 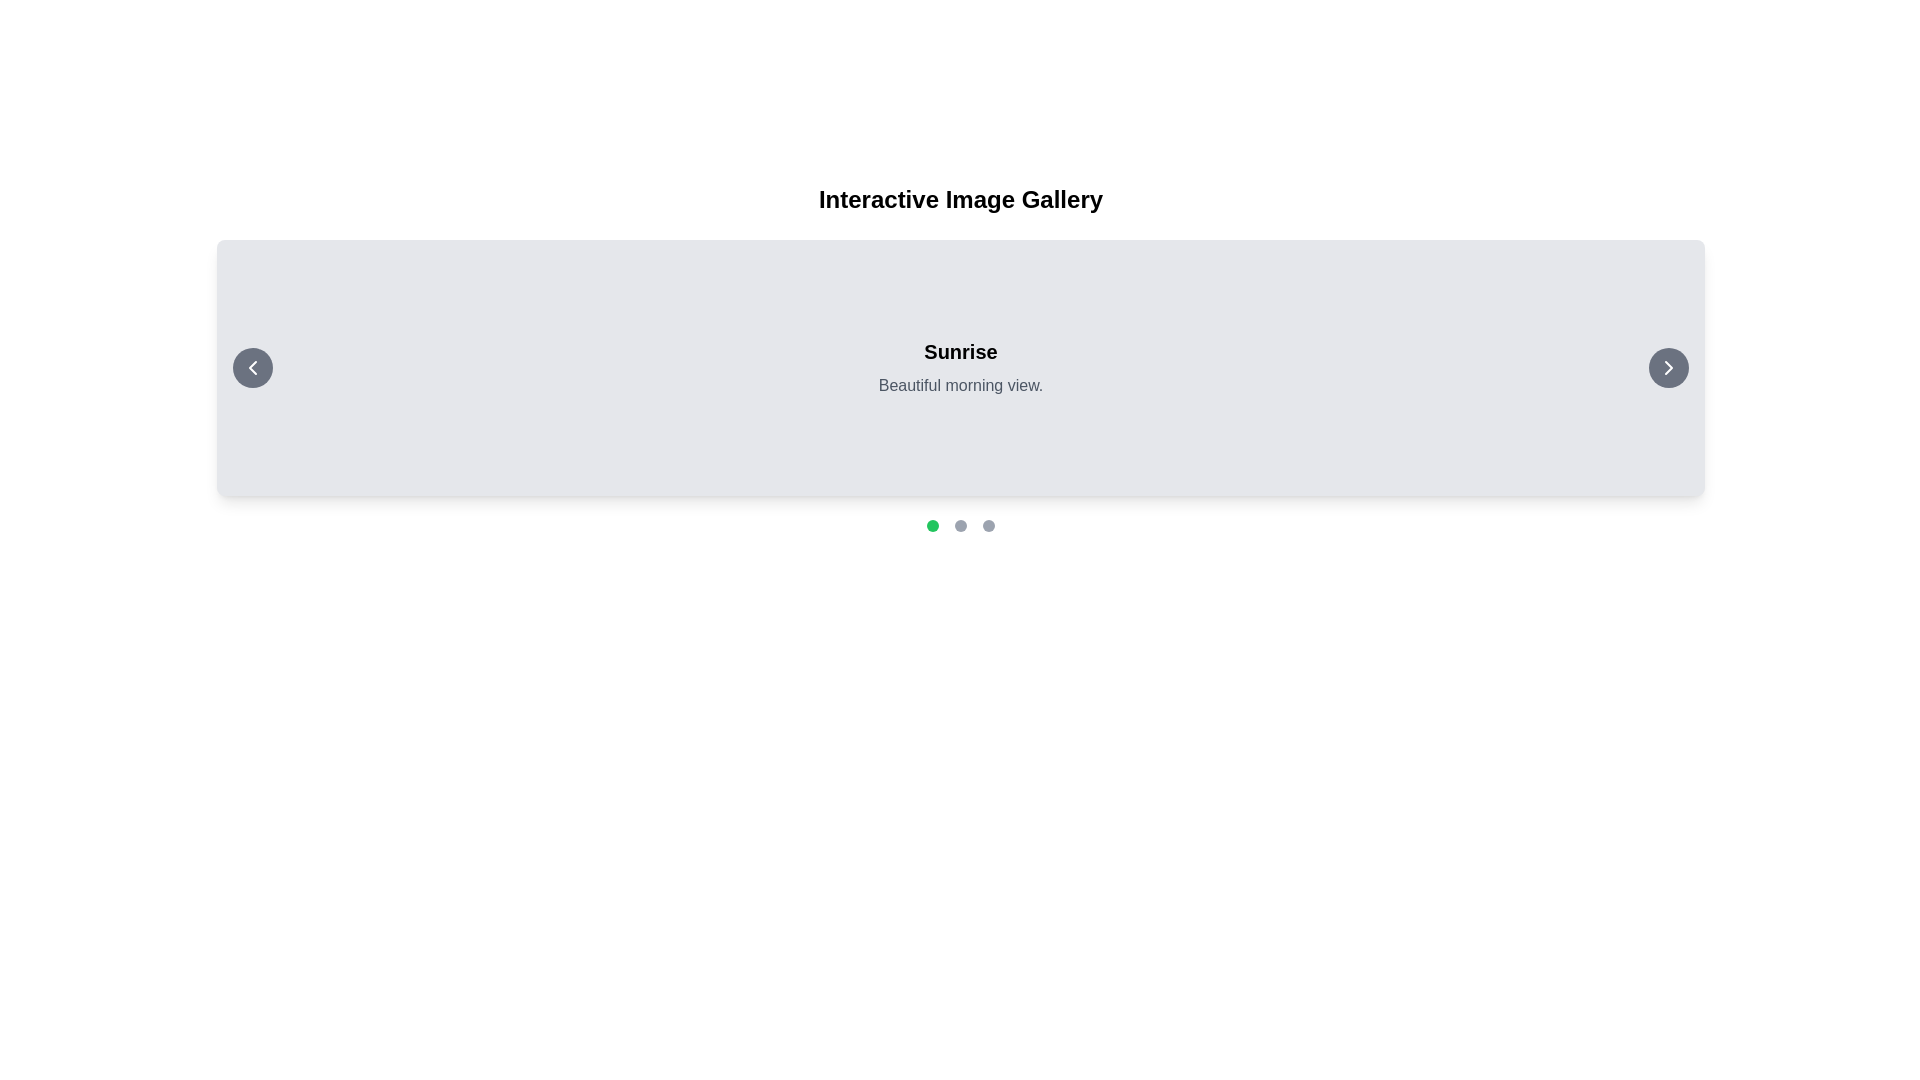 I want to click on the second circular gray-filled navigation indicator located under the 'Interactive Image Gallery' section for focus indication, so click(x=960, y=524).